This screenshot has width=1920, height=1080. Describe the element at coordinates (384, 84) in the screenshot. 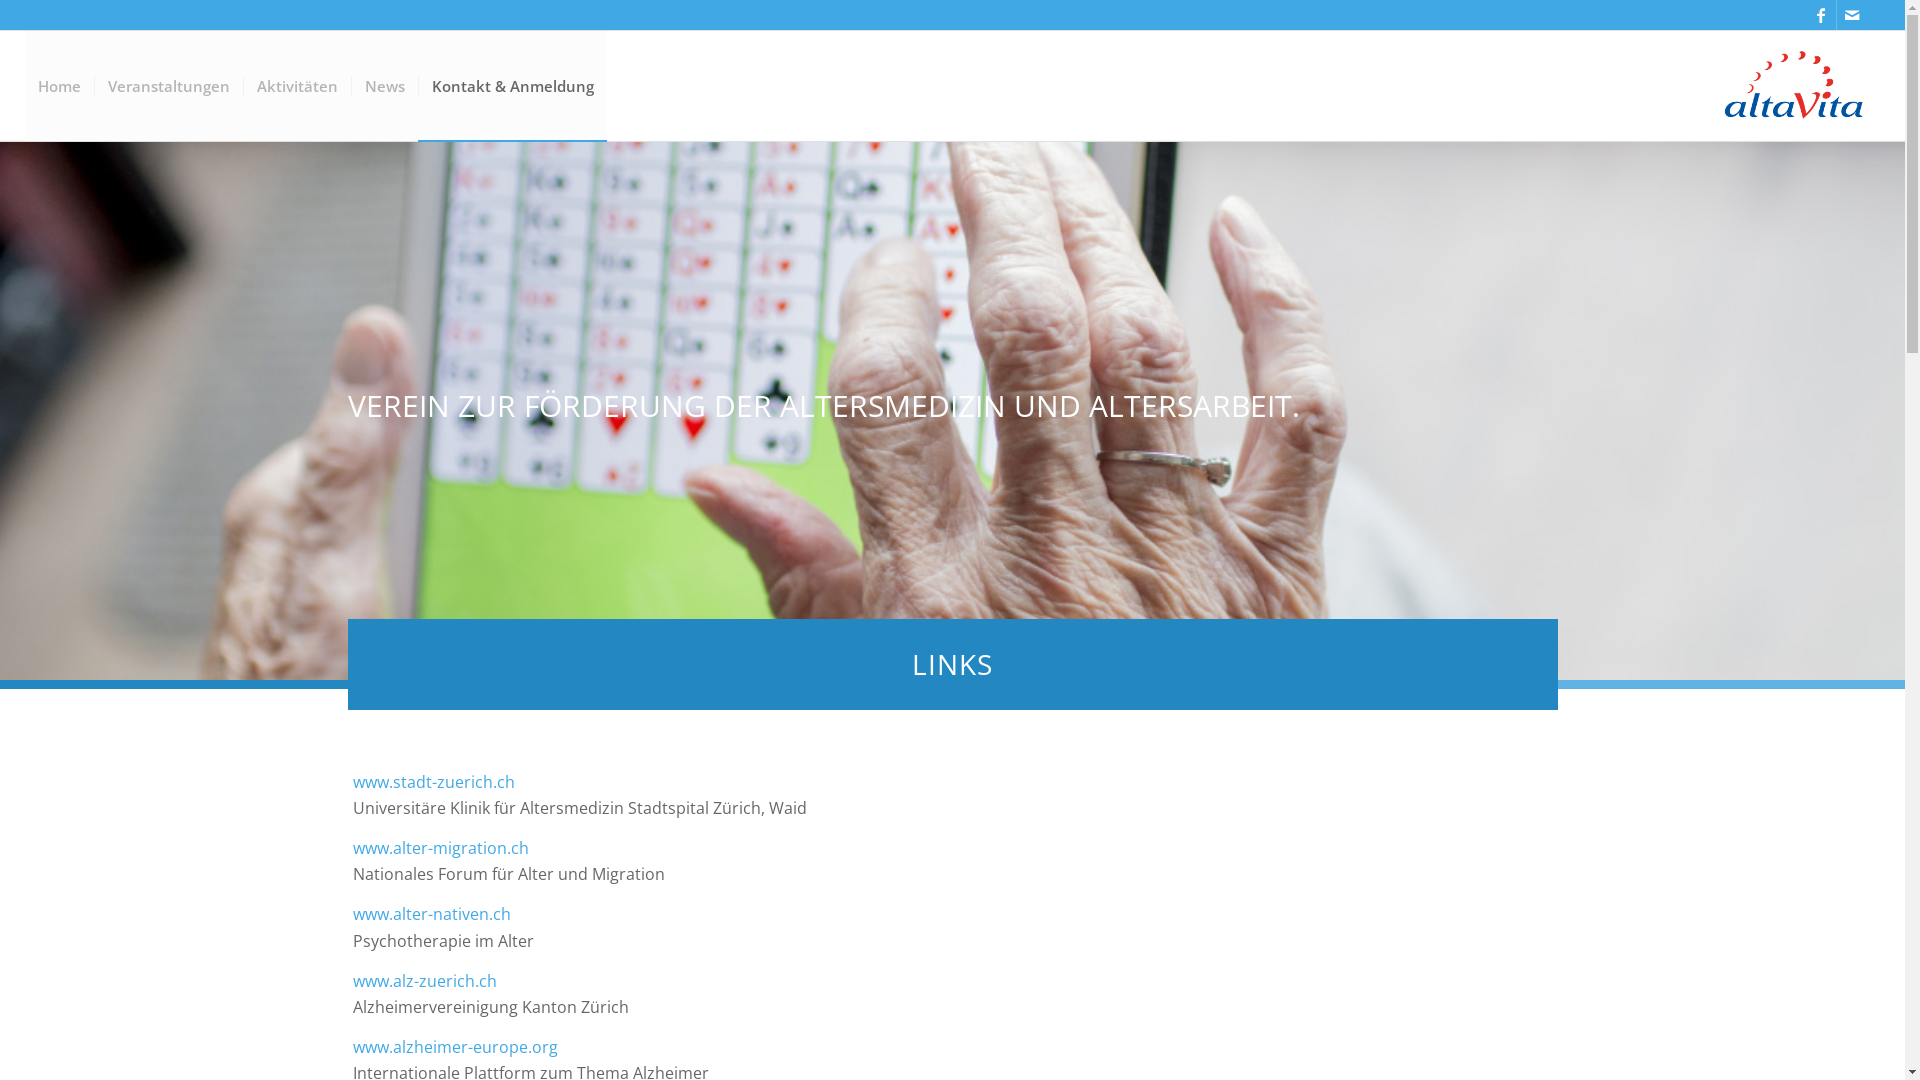

I see `'News'` at that location.